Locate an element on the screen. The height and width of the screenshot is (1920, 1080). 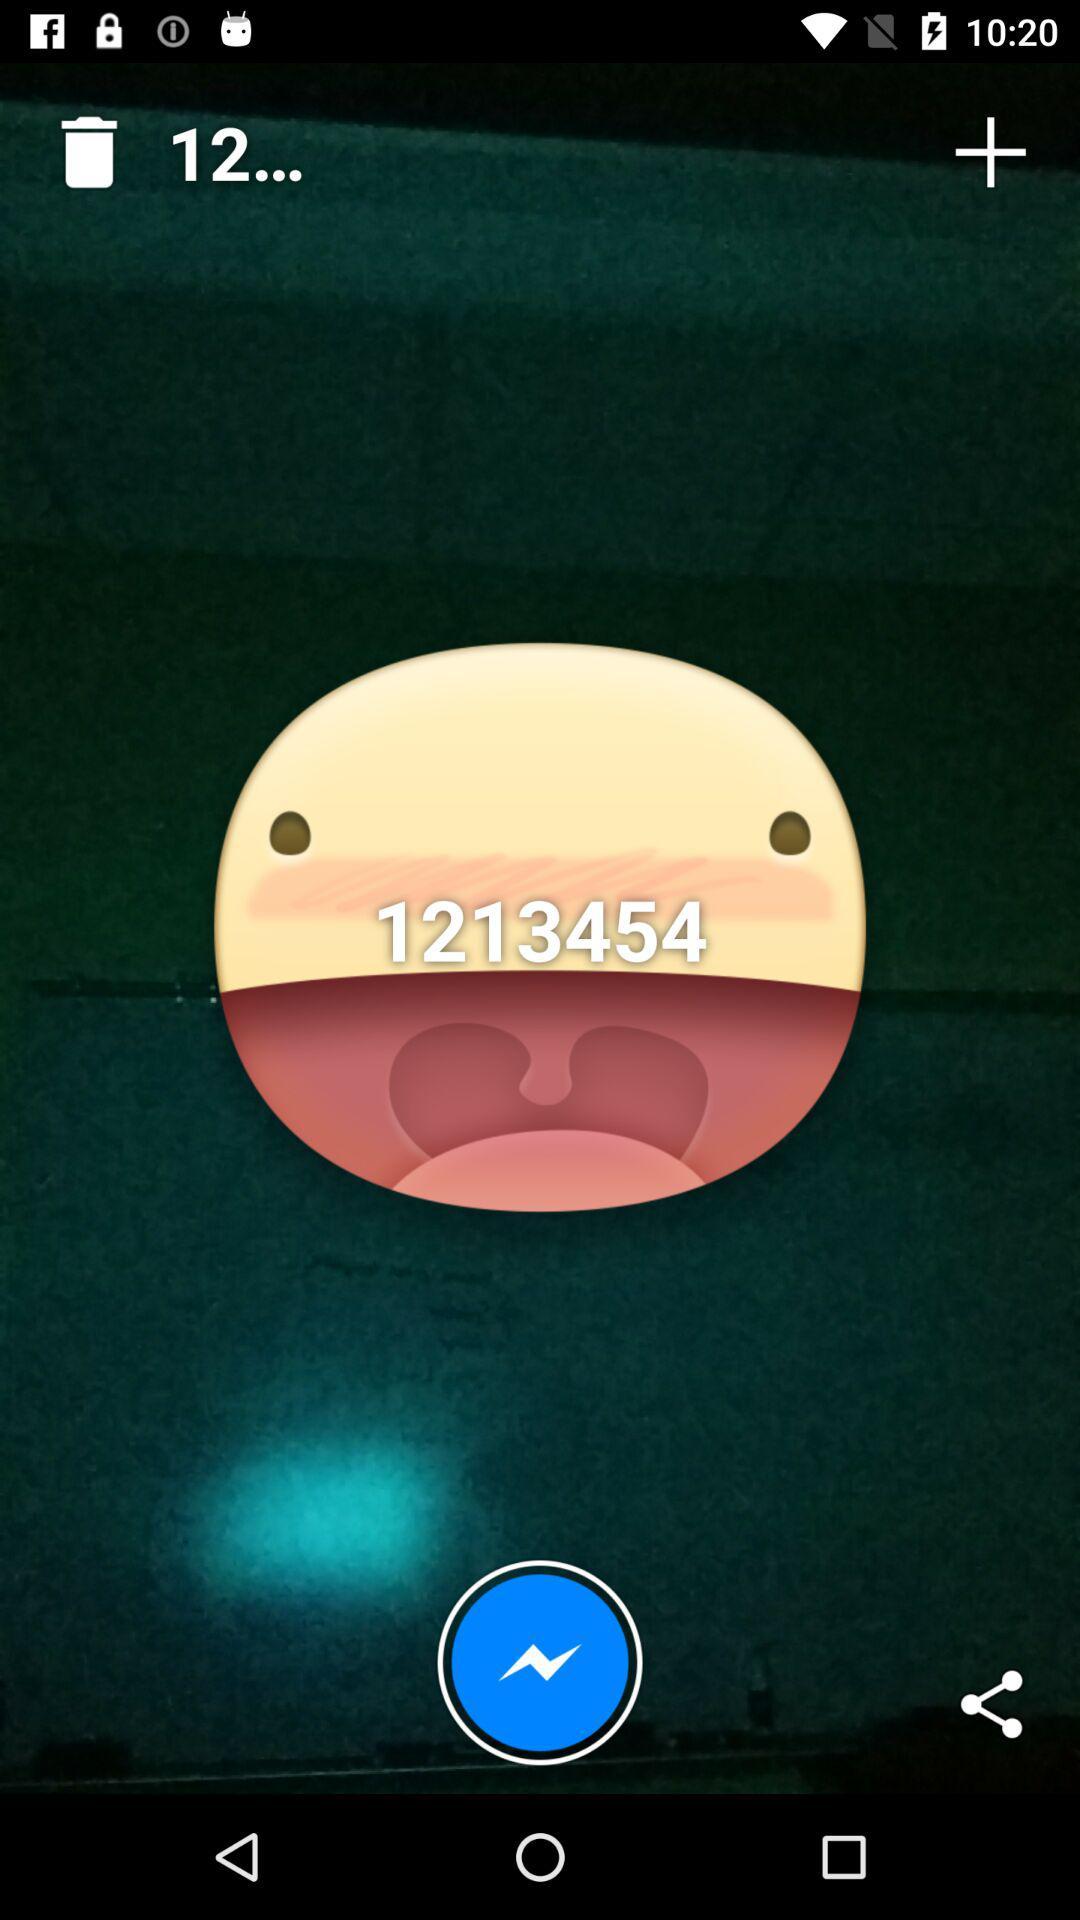
icon at the top right corner is located at coordinates (990, 151).